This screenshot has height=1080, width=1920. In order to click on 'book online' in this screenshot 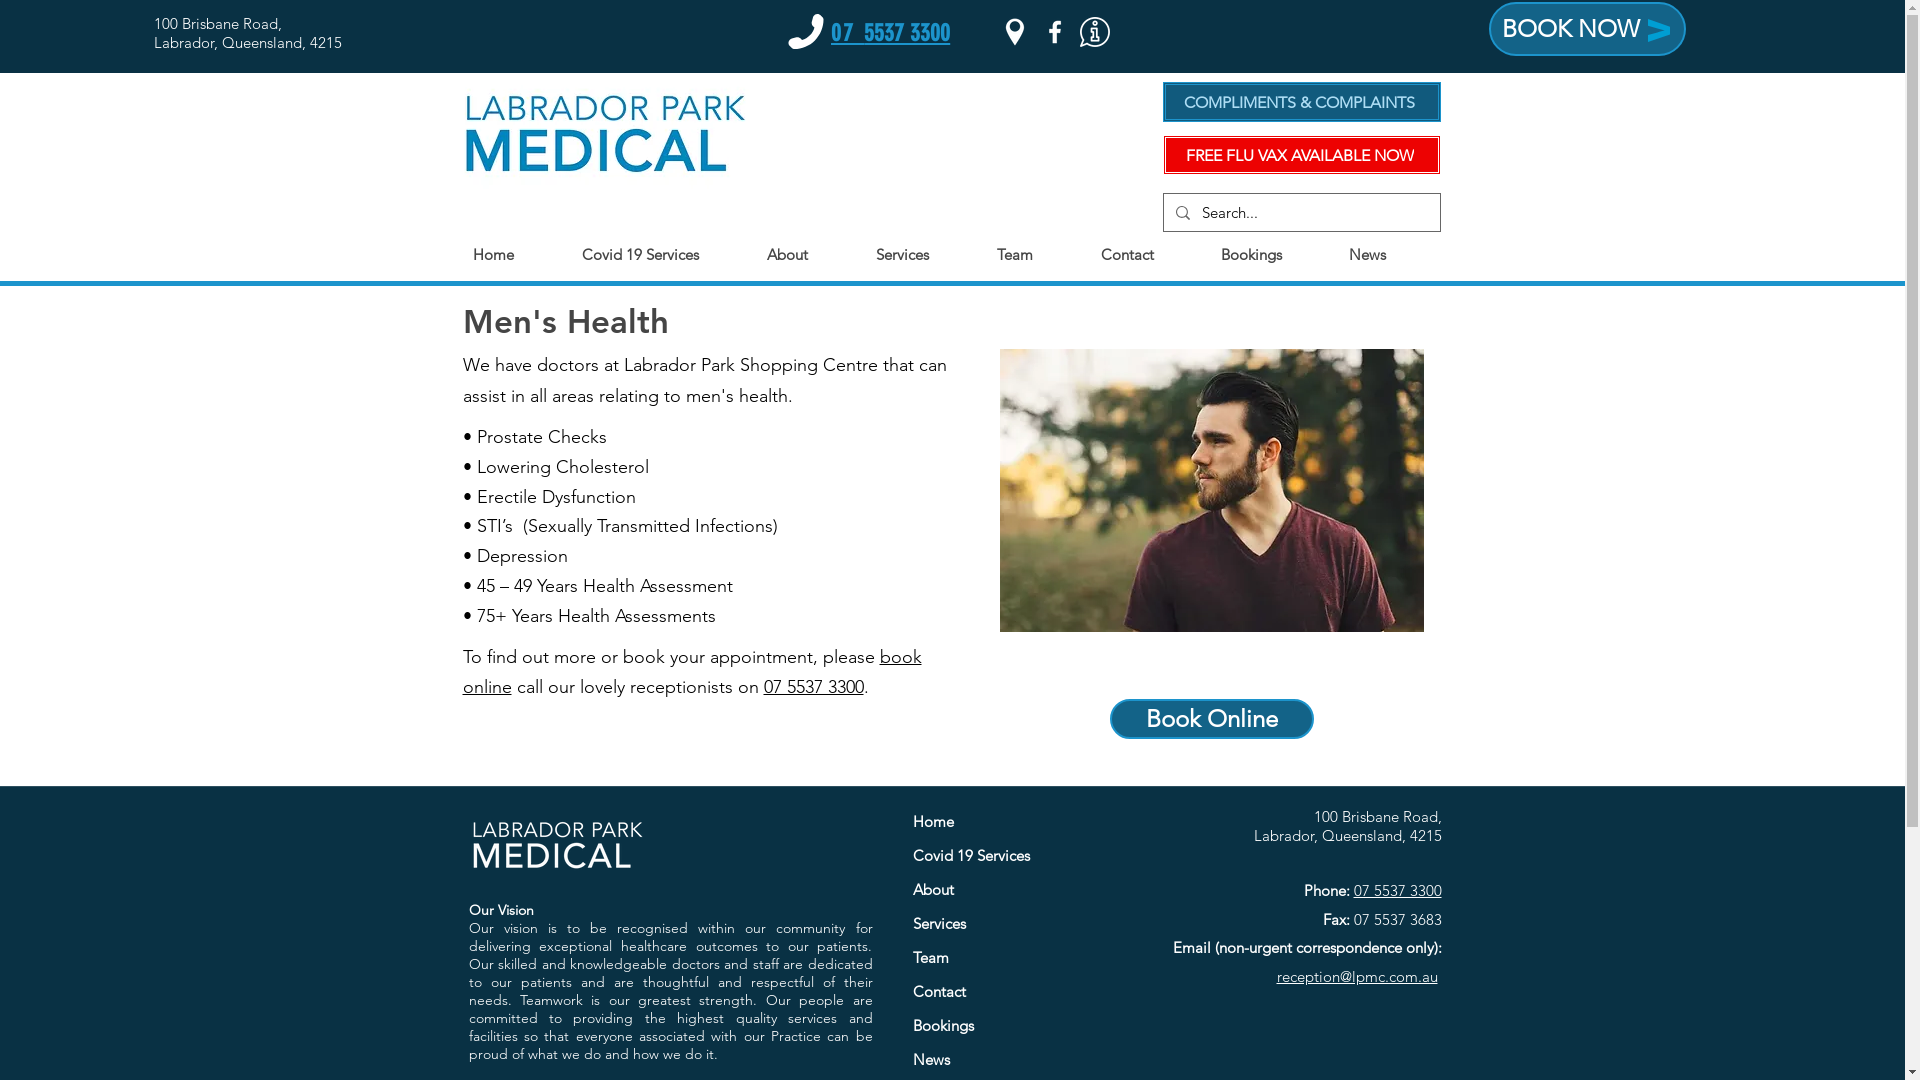, I will do `click(691, 671)`.